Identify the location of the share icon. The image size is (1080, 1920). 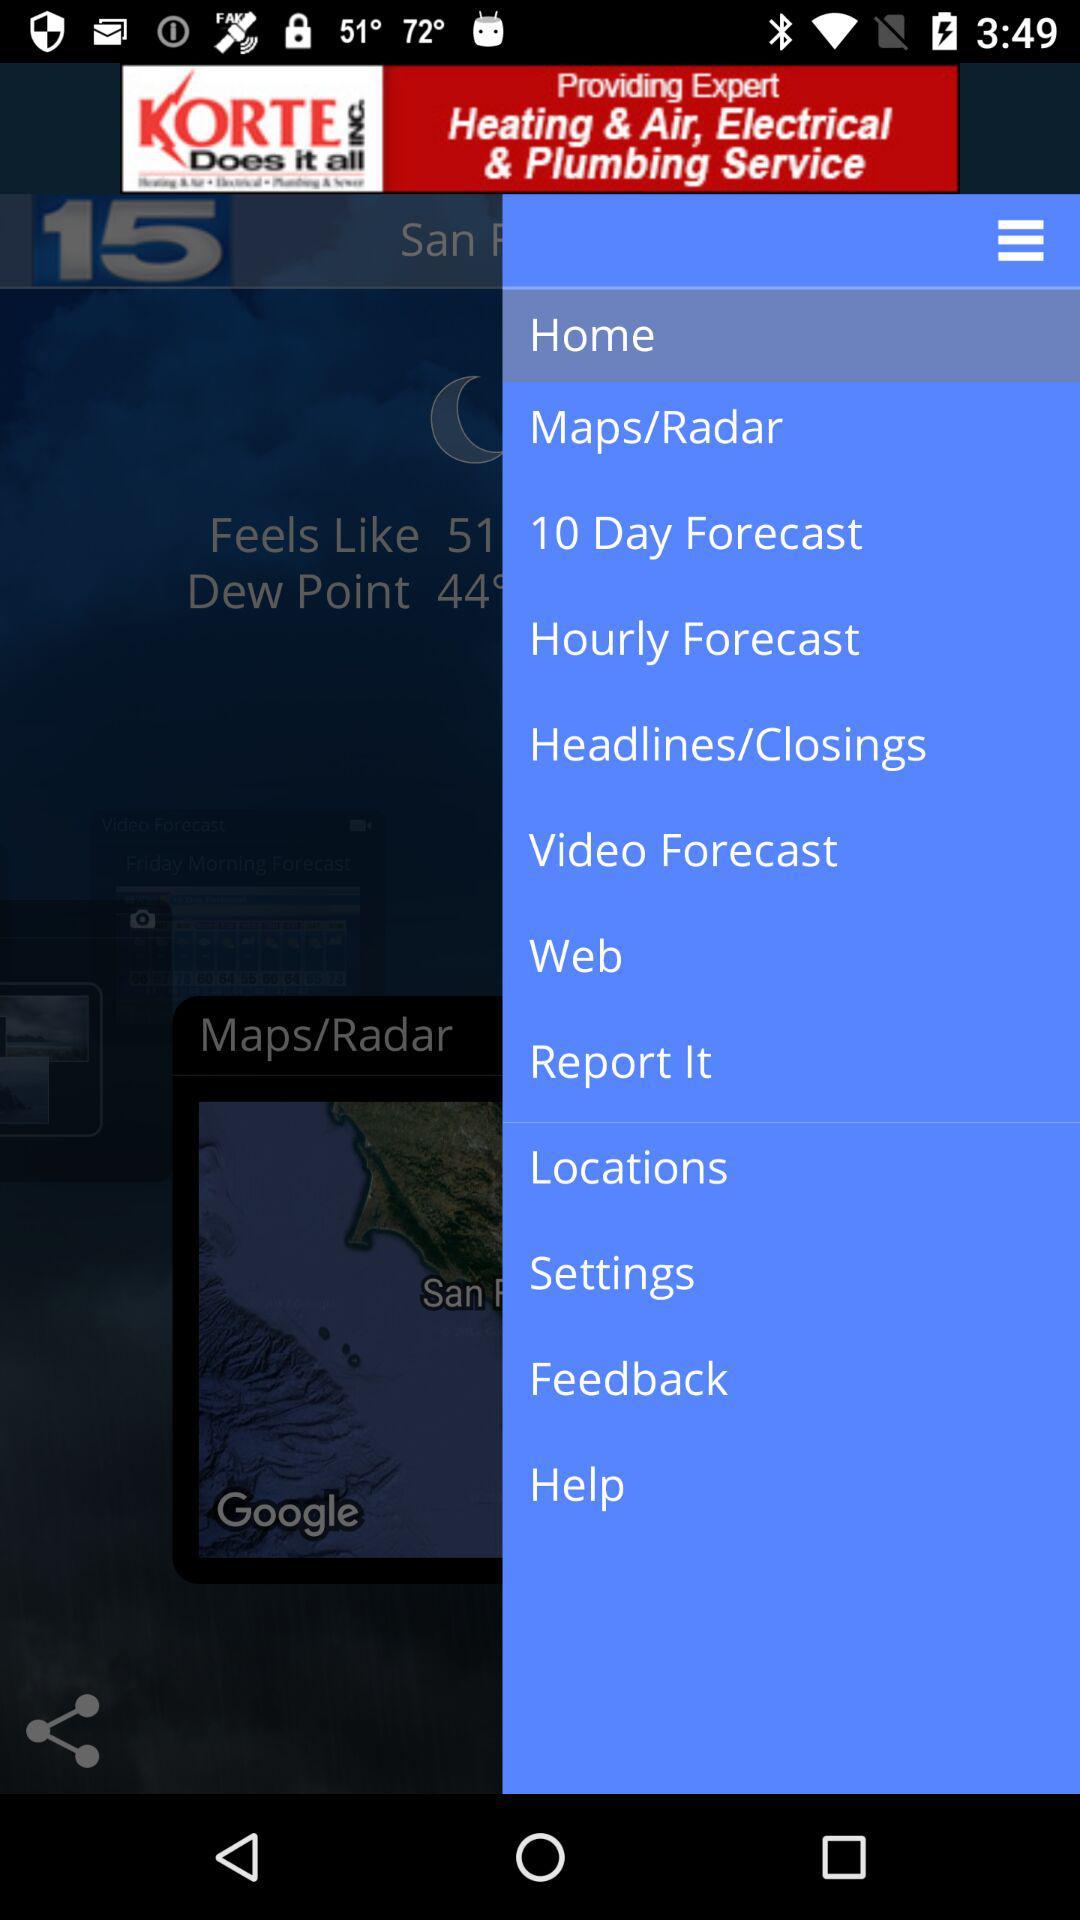
(61, 1730).